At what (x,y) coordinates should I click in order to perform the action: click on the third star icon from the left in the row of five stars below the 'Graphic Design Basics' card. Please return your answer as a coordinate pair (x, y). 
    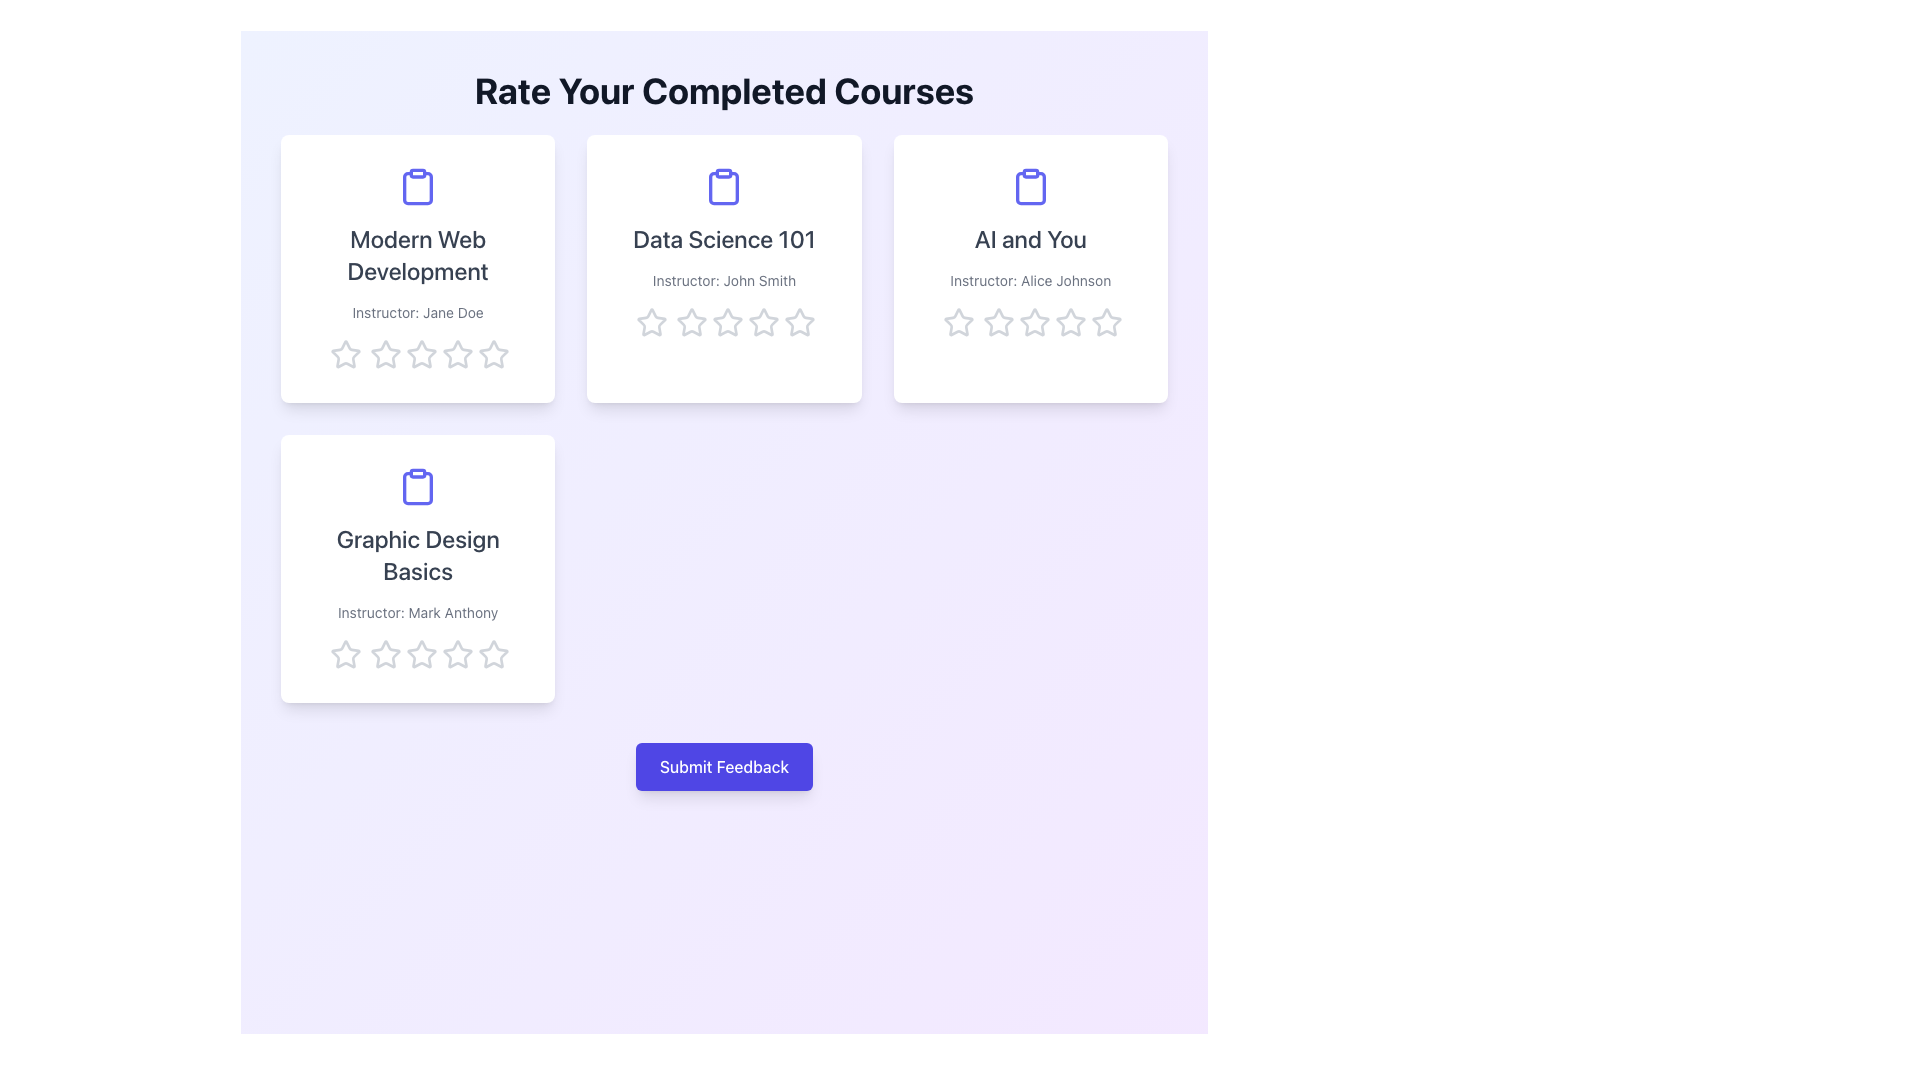
    Looking at the image, I should click on (386, 655).